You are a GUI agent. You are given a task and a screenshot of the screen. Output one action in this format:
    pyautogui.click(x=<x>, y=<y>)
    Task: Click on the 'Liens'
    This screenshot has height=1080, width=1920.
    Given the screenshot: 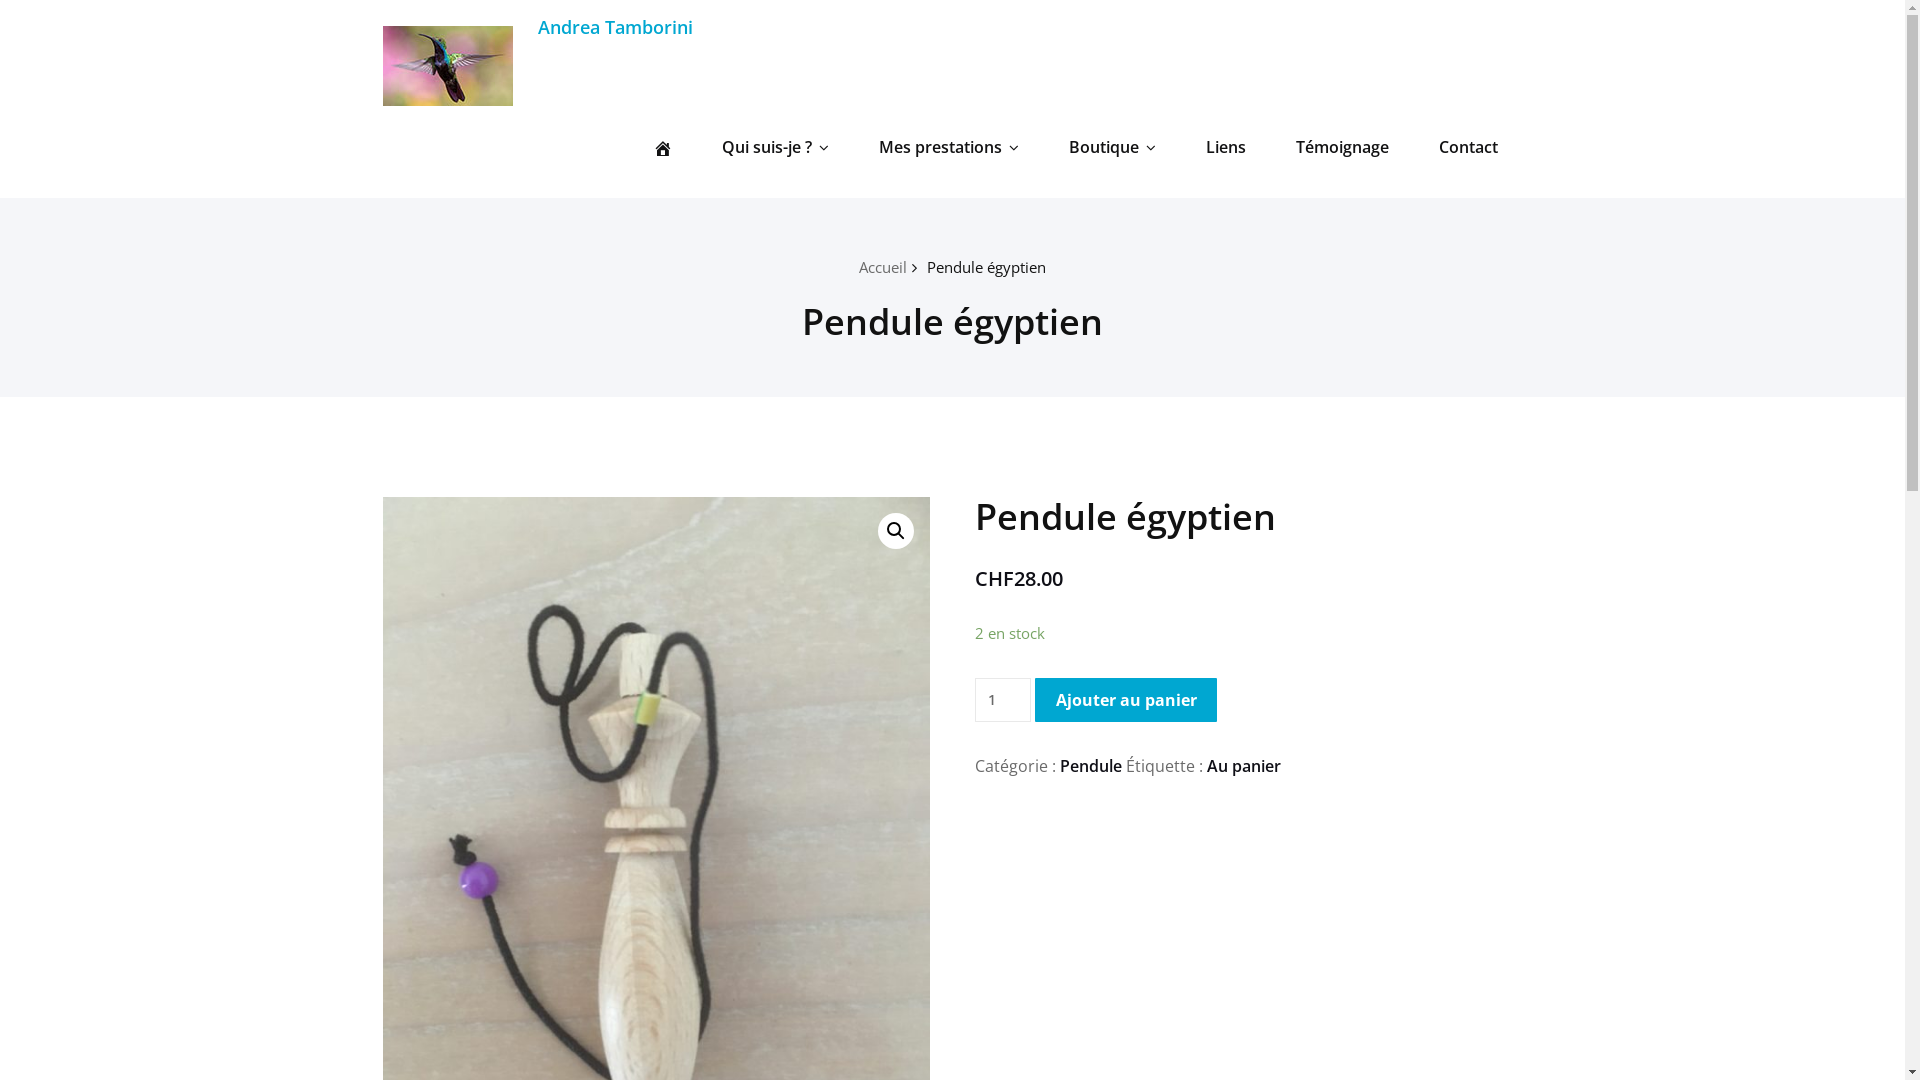 What is the action you would take?
    pyautogui.click(x=1190, y=145)
    